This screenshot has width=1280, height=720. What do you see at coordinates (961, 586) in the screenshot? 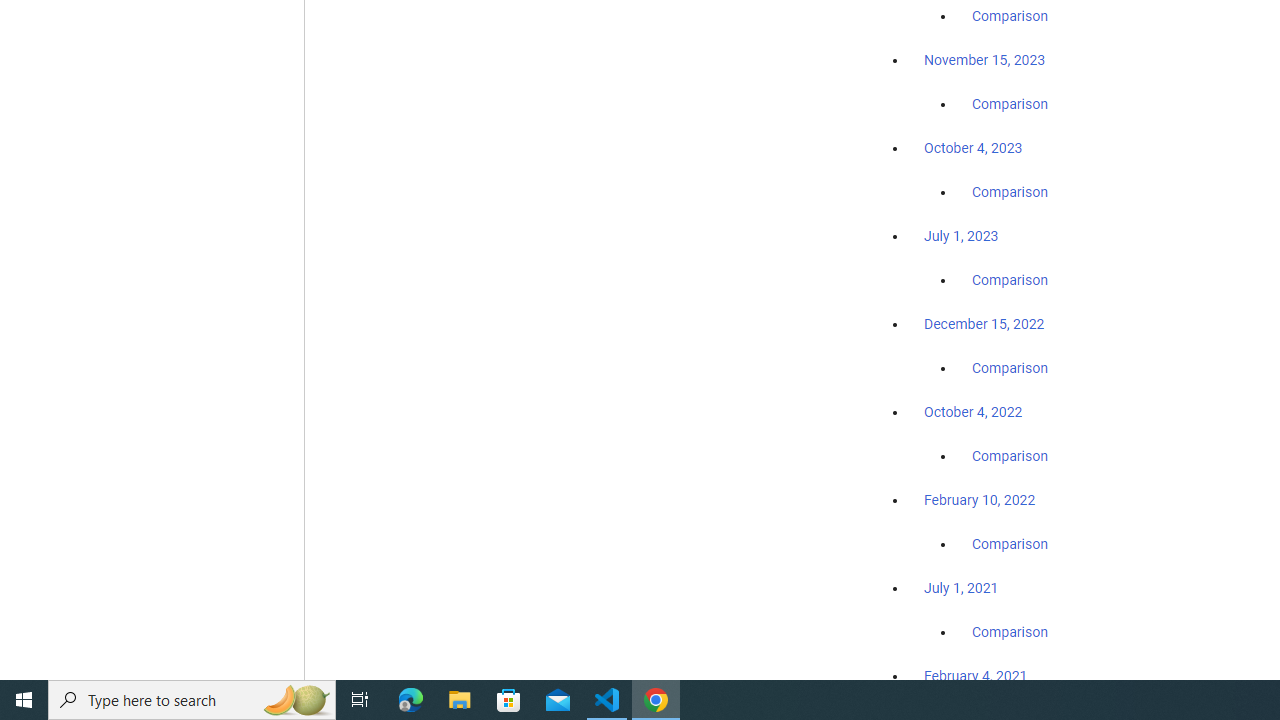
I see `'July 1, 2021'` at bounding box center [961, 586].